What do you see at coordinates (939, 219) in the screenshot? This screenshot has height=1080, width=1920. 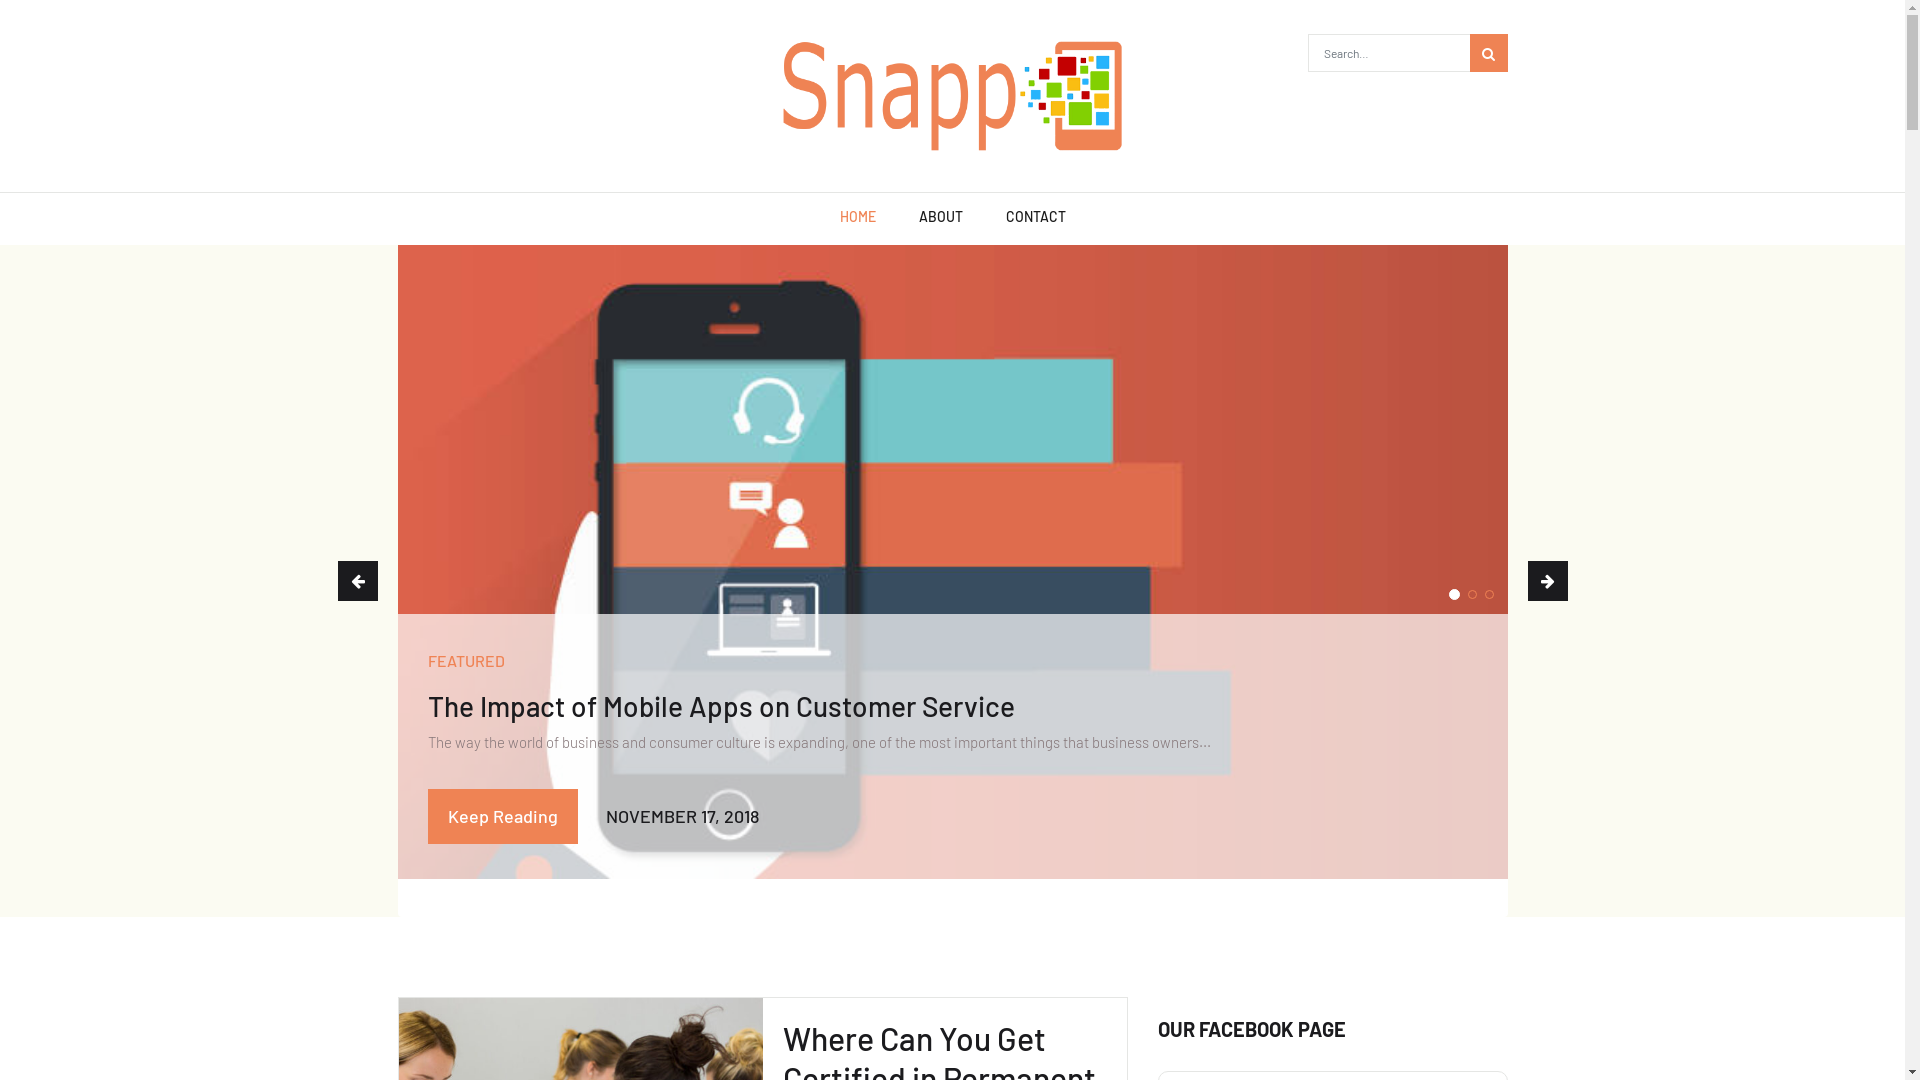 I see `'ABOUT'` at bounding box center [939, 219].